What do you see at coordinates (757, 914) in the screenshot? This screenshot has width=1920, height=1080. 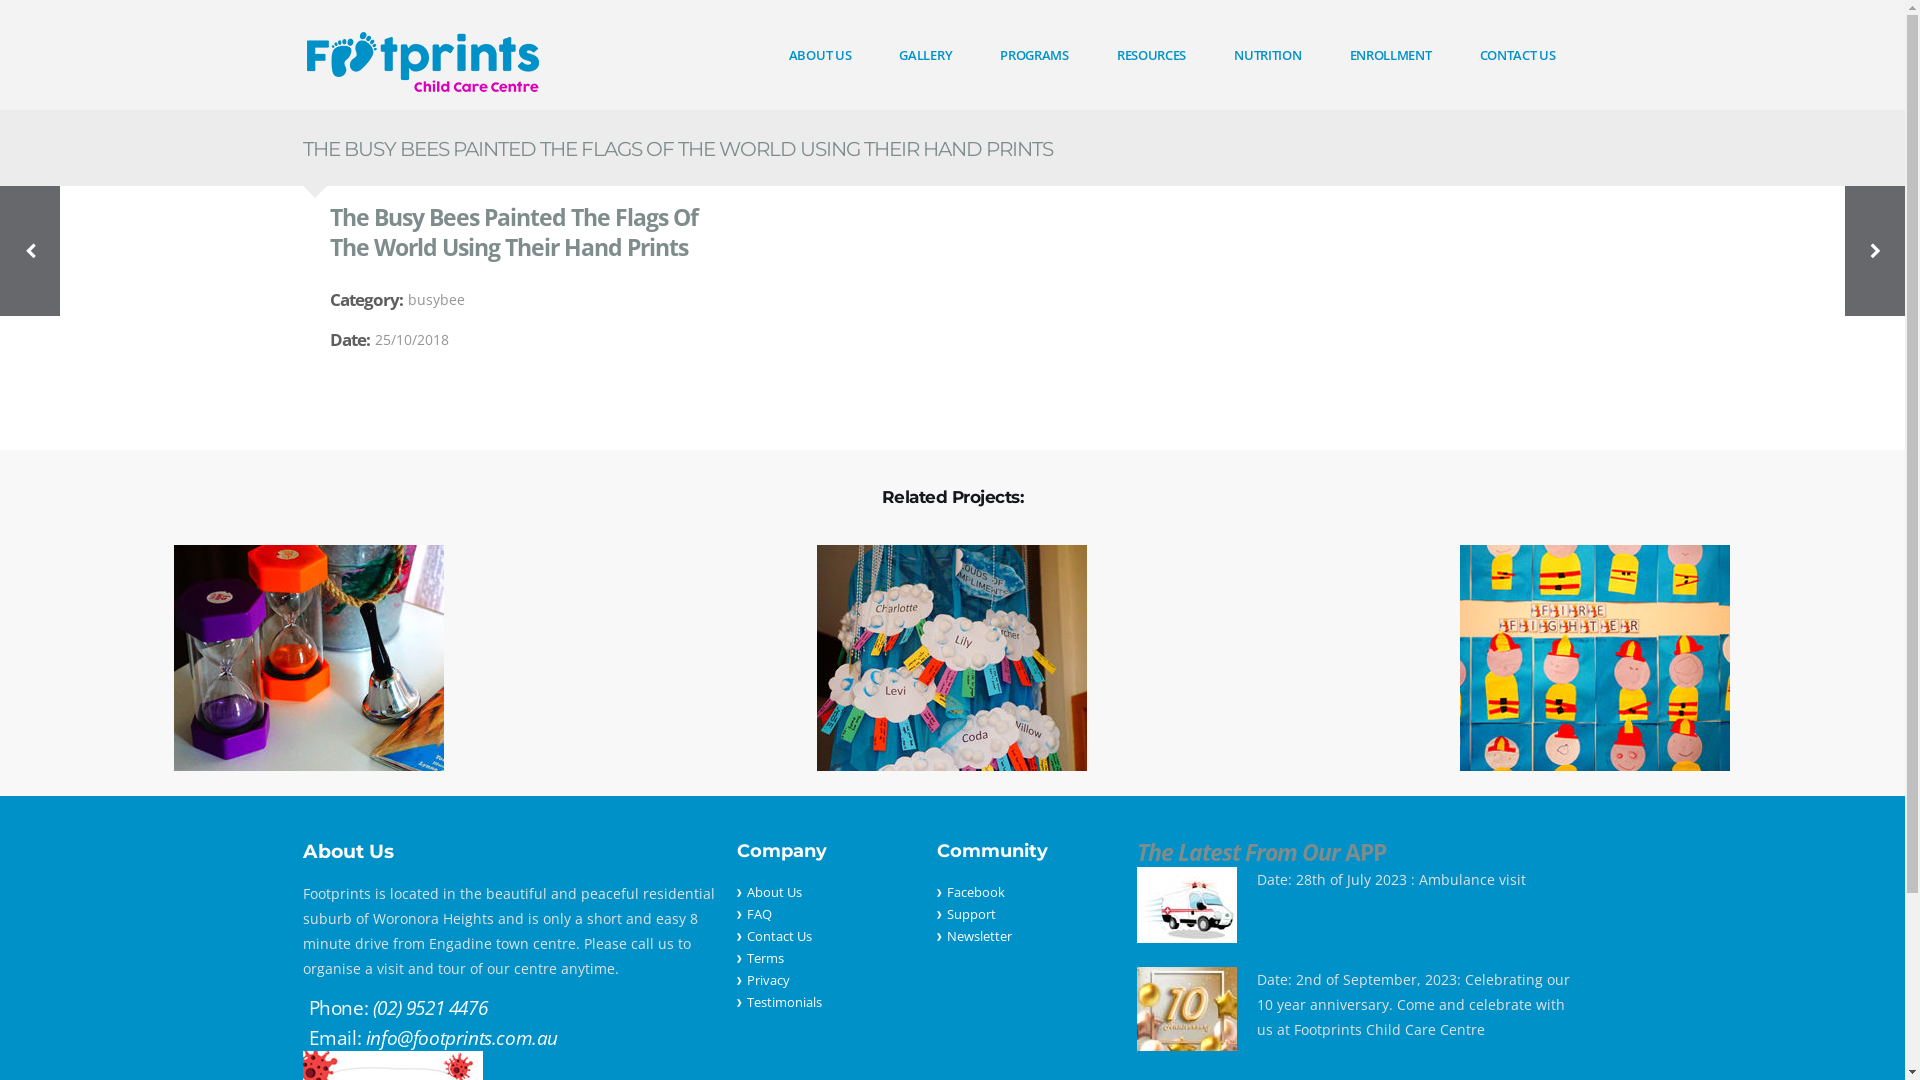 I see `'FAQ'` at bounding box center [757, 914].